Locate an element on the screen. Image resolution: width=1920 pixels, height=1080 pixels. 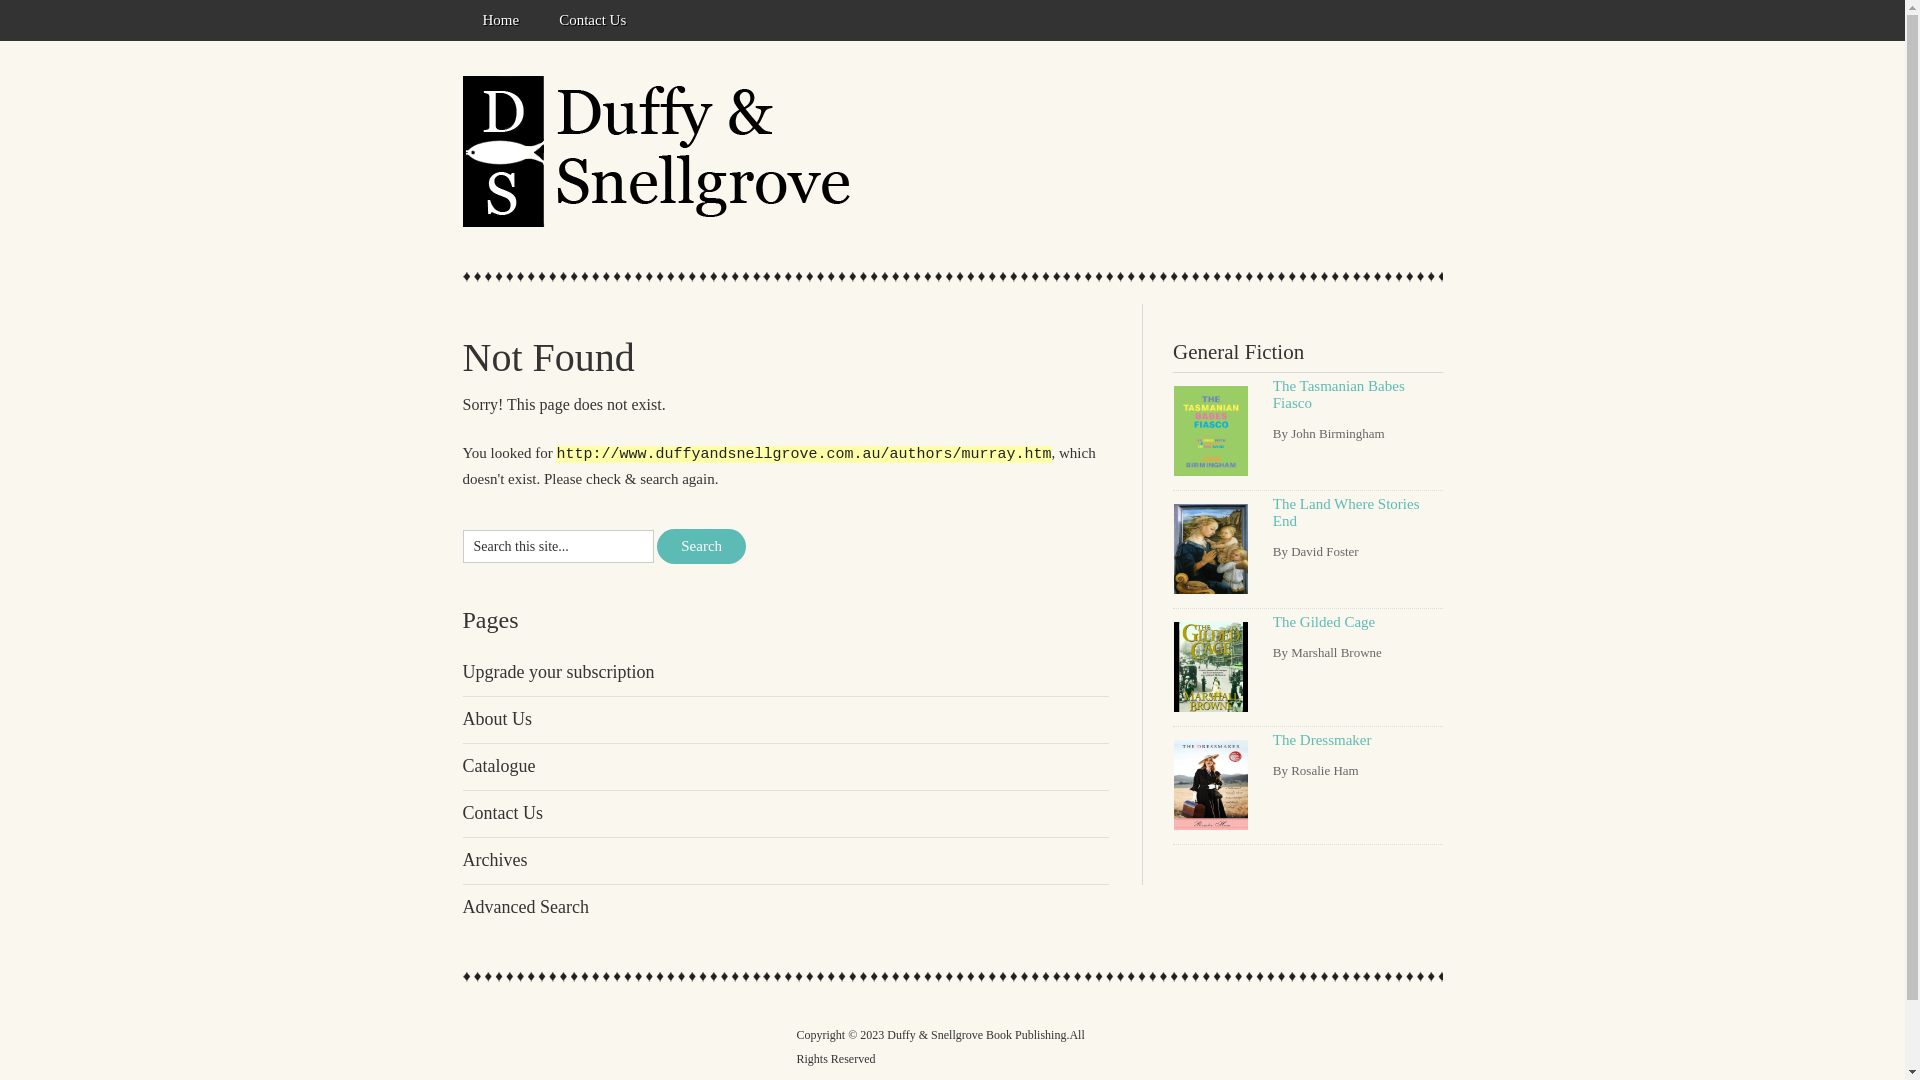
'About Us' is located at coordinates (497, 717).